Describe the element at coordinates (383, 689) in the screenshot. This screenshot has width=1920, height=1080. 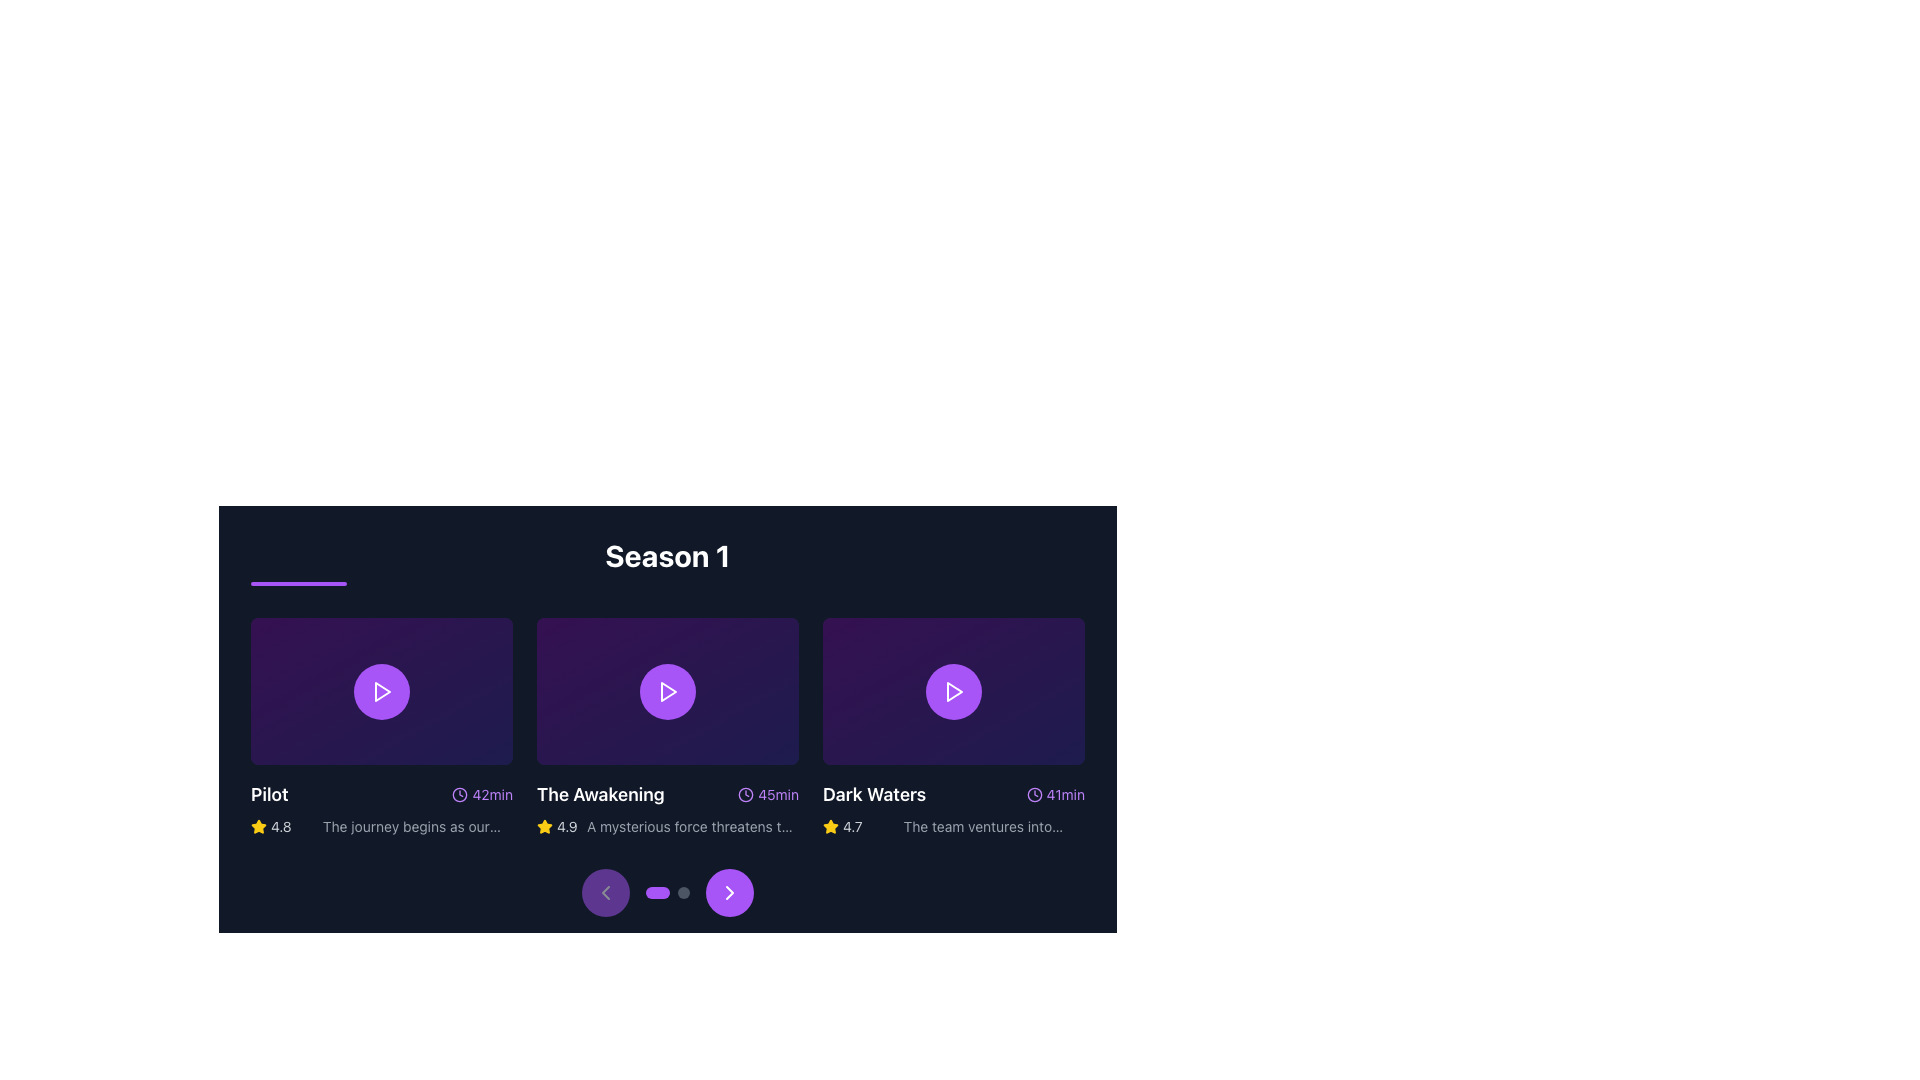
I see `the triangular play icon located at the center of the upper section of the first media card in the carousel to play the associated media` at that location.